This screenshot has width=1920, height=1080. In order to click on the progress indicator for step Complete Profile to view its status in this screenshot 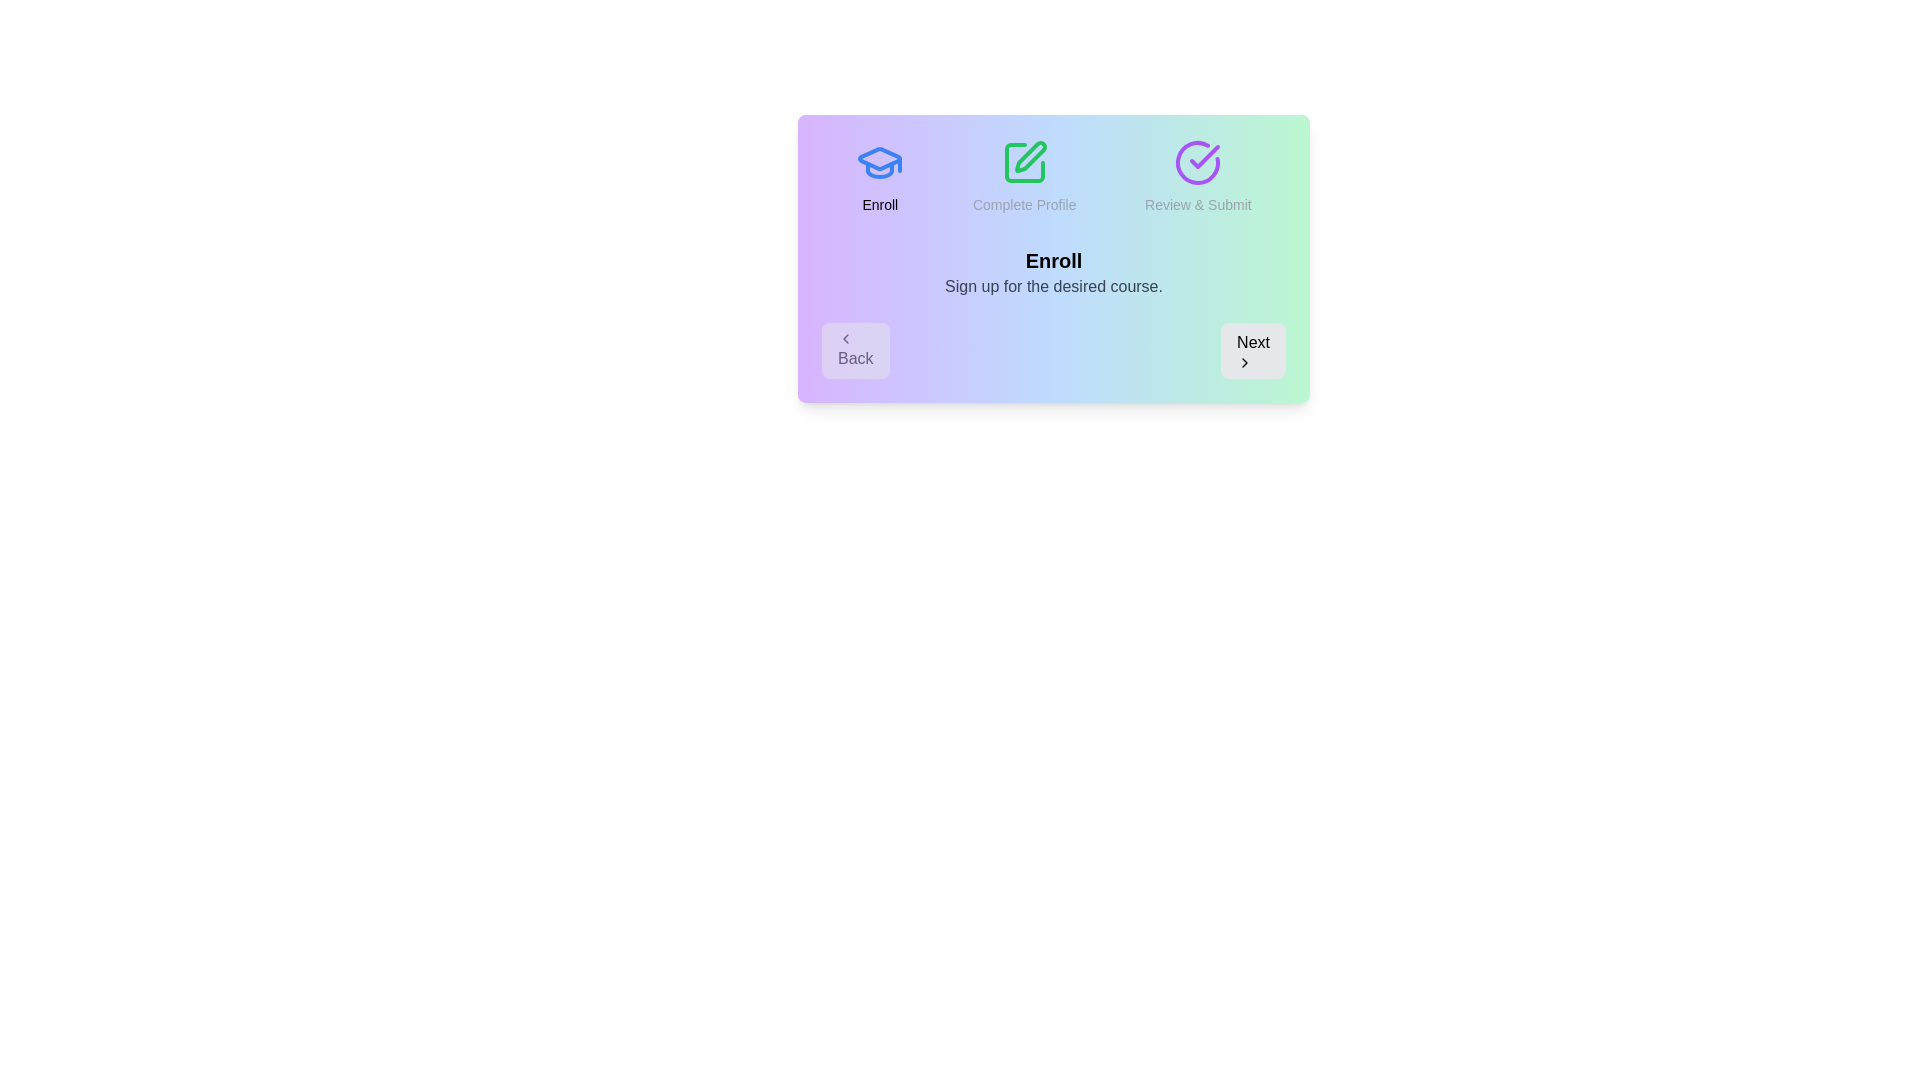, I will do `click(1023, 176)`.